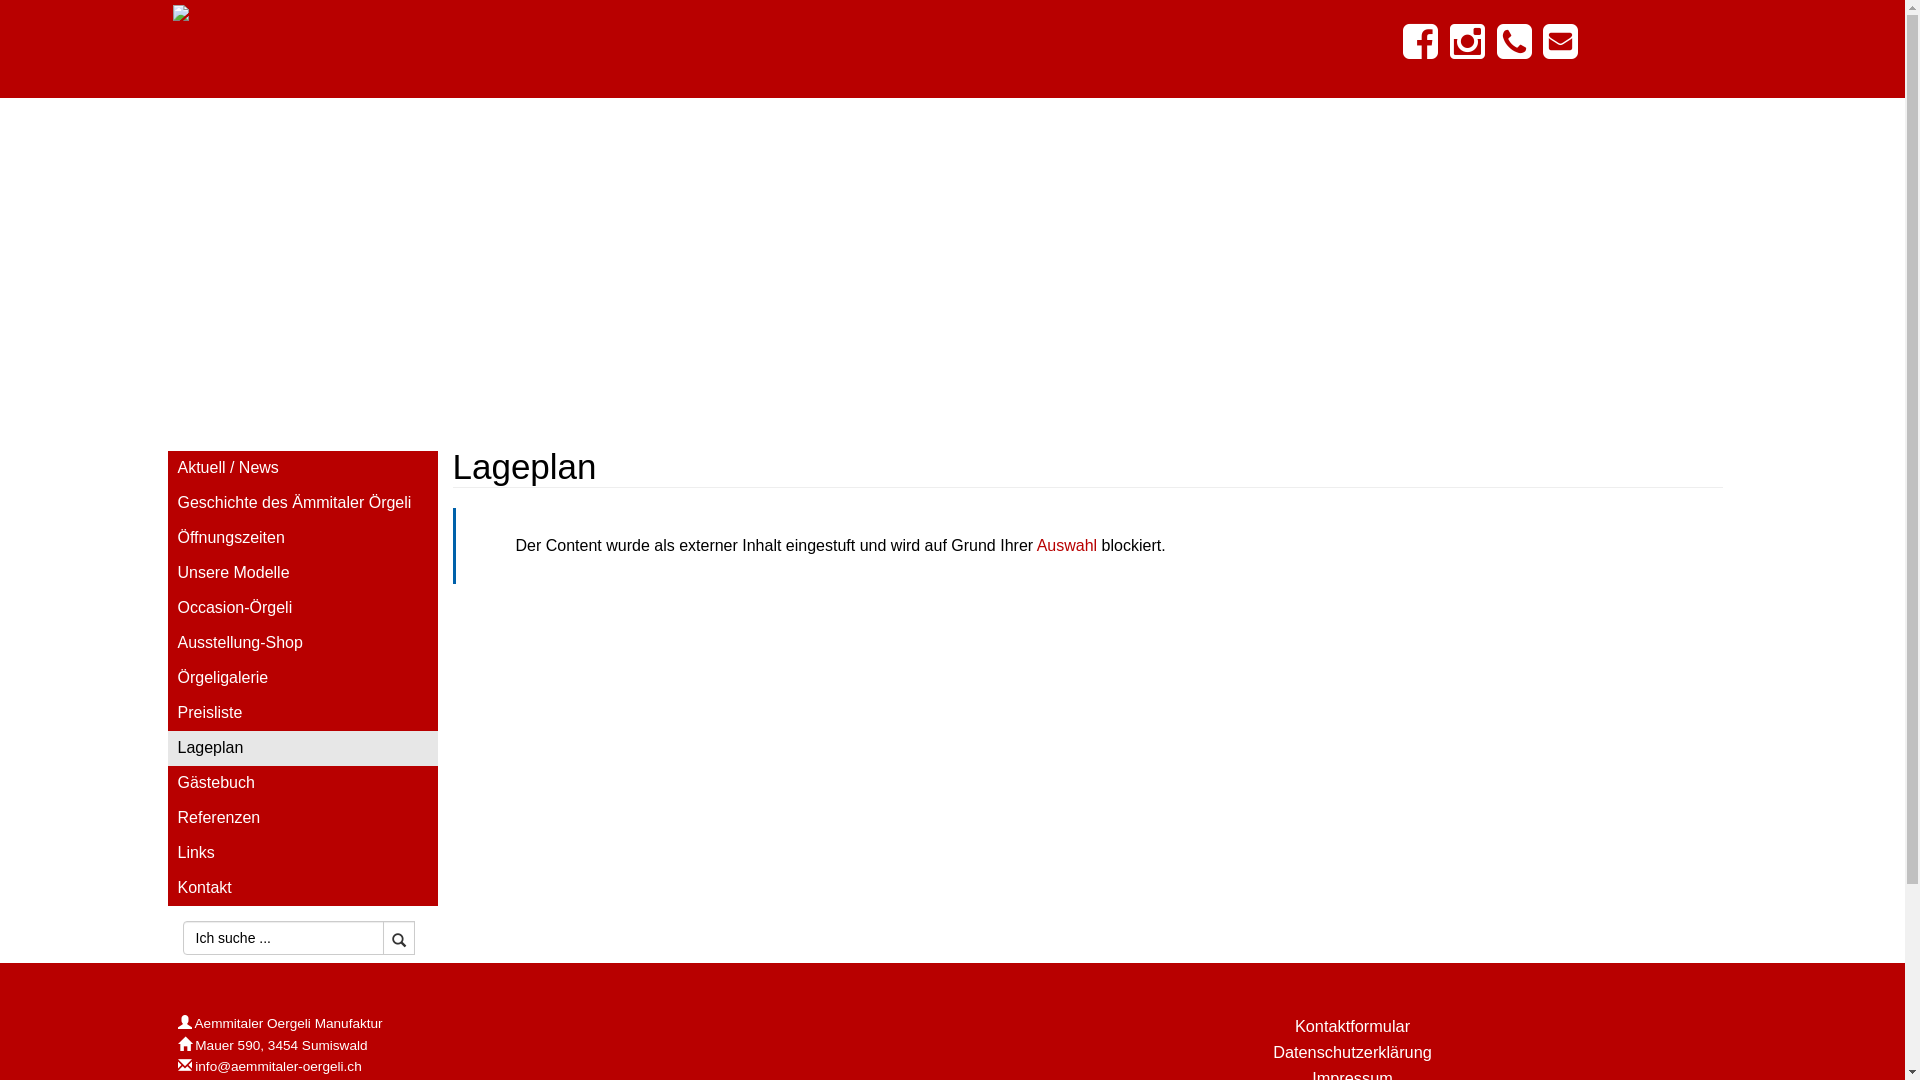 The width and height of the screenshot is (1920, 1080). I want to click on 'Auswahl', so click(1065, 545).